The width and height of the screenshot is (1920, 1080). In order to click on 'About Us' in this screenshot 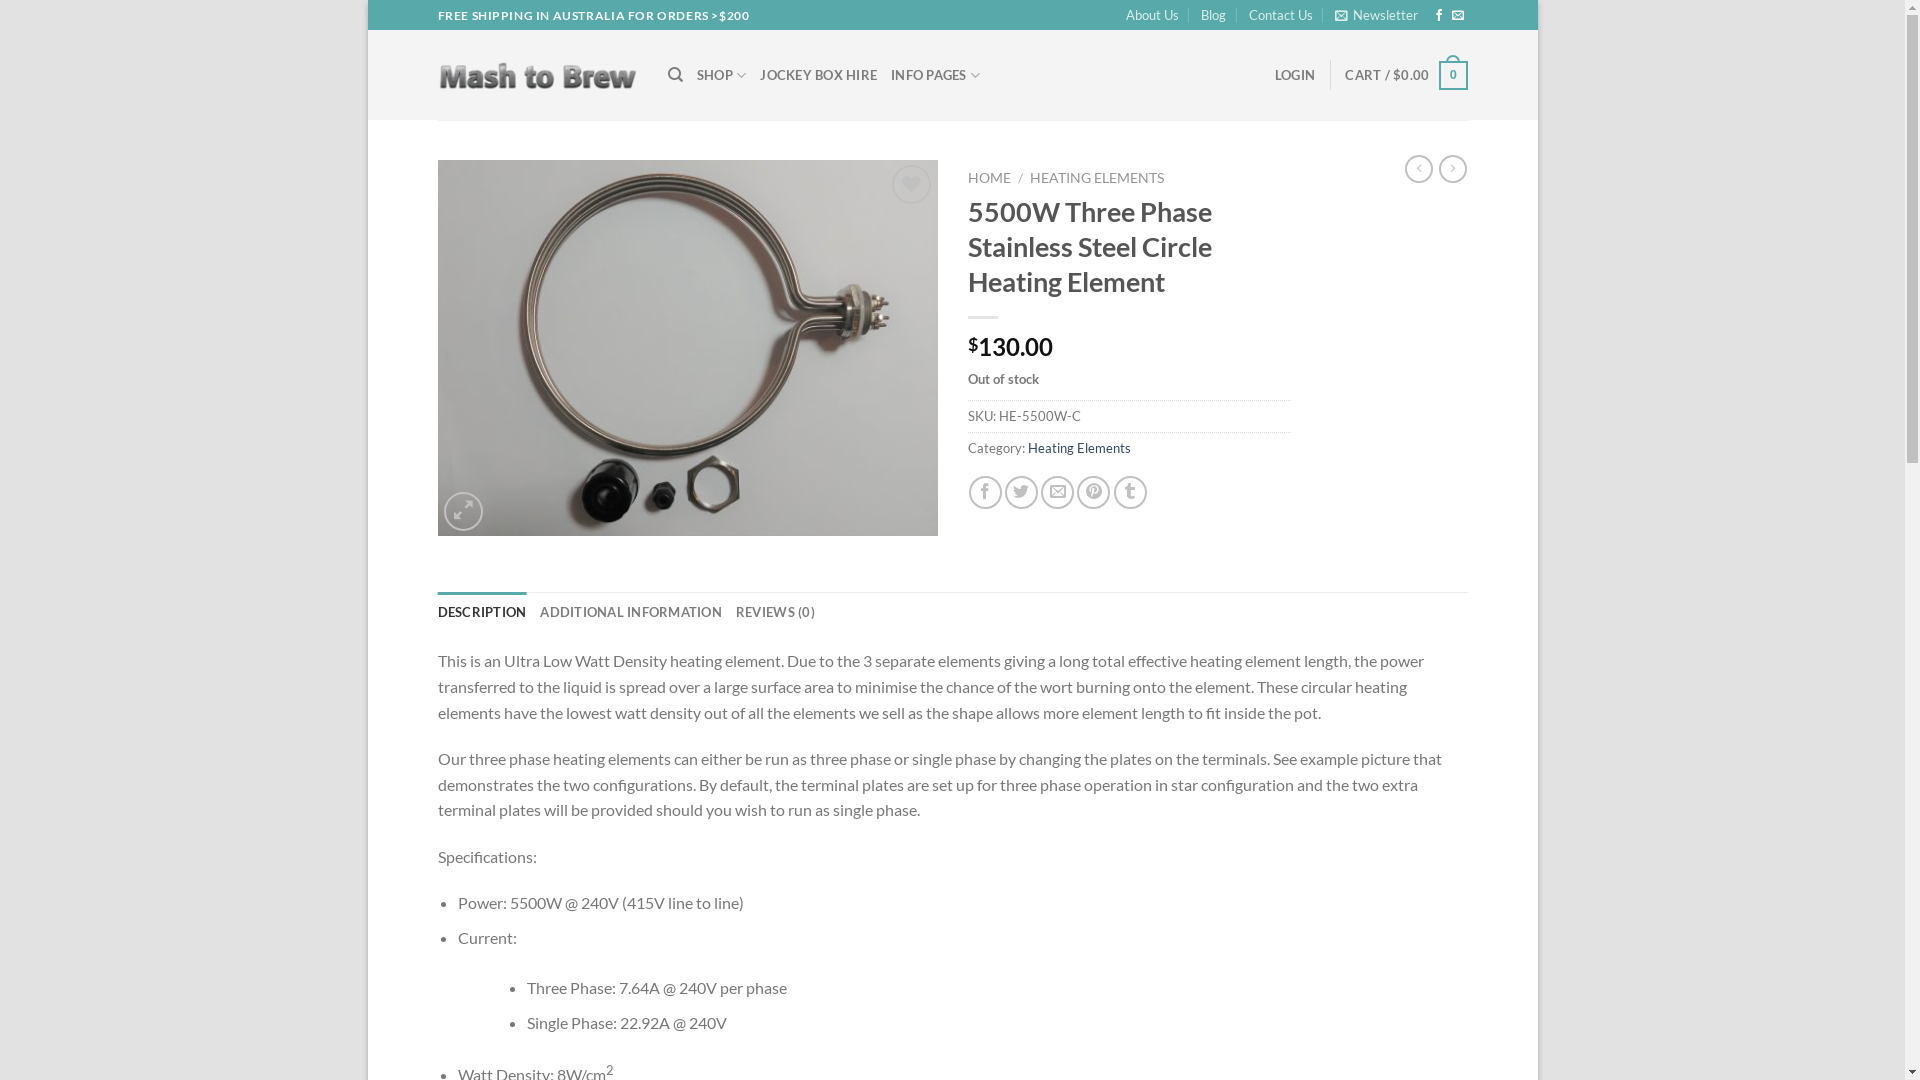, I will do `click(1152, 15)`.